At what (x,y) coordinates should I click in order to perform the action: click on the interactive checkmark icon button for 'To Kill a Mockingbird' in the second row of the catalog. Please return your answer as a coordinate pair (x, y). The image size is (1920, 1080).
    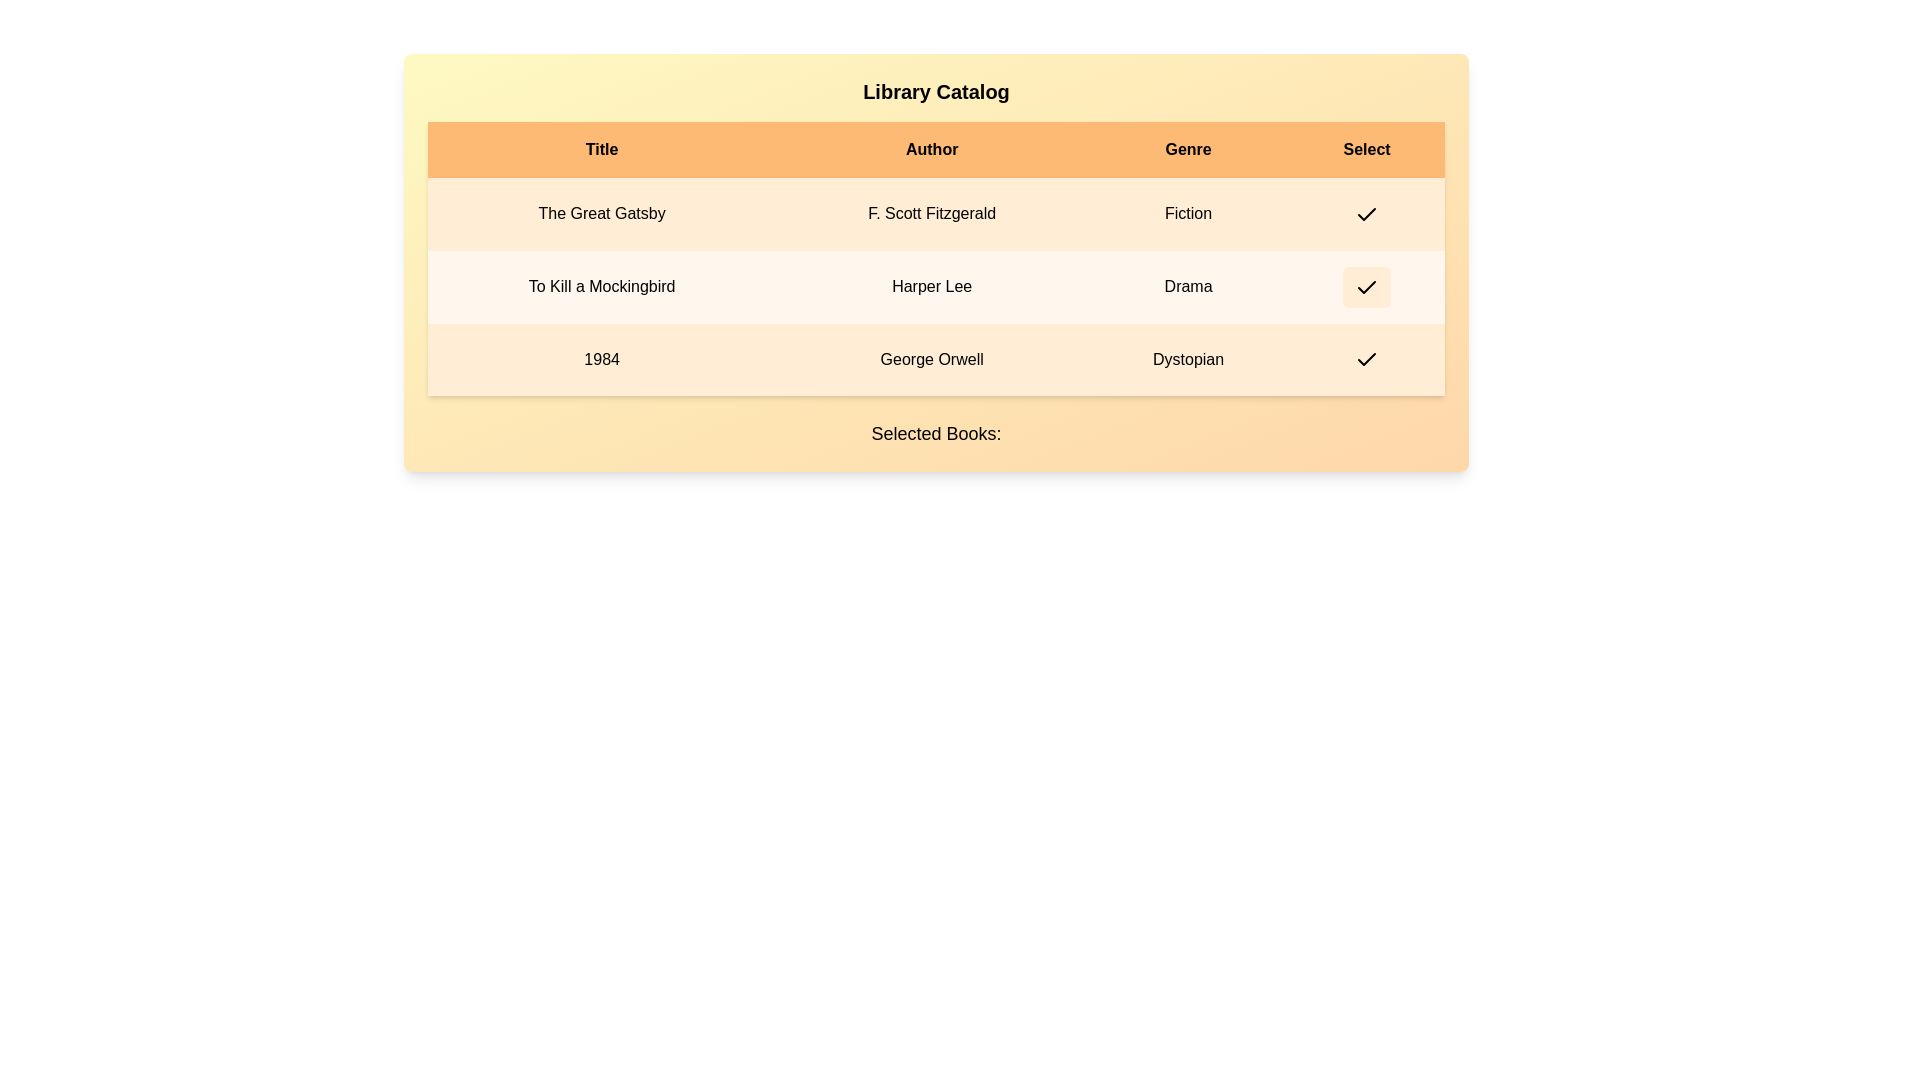
    Looking at the image, I should click on (1366, 287).